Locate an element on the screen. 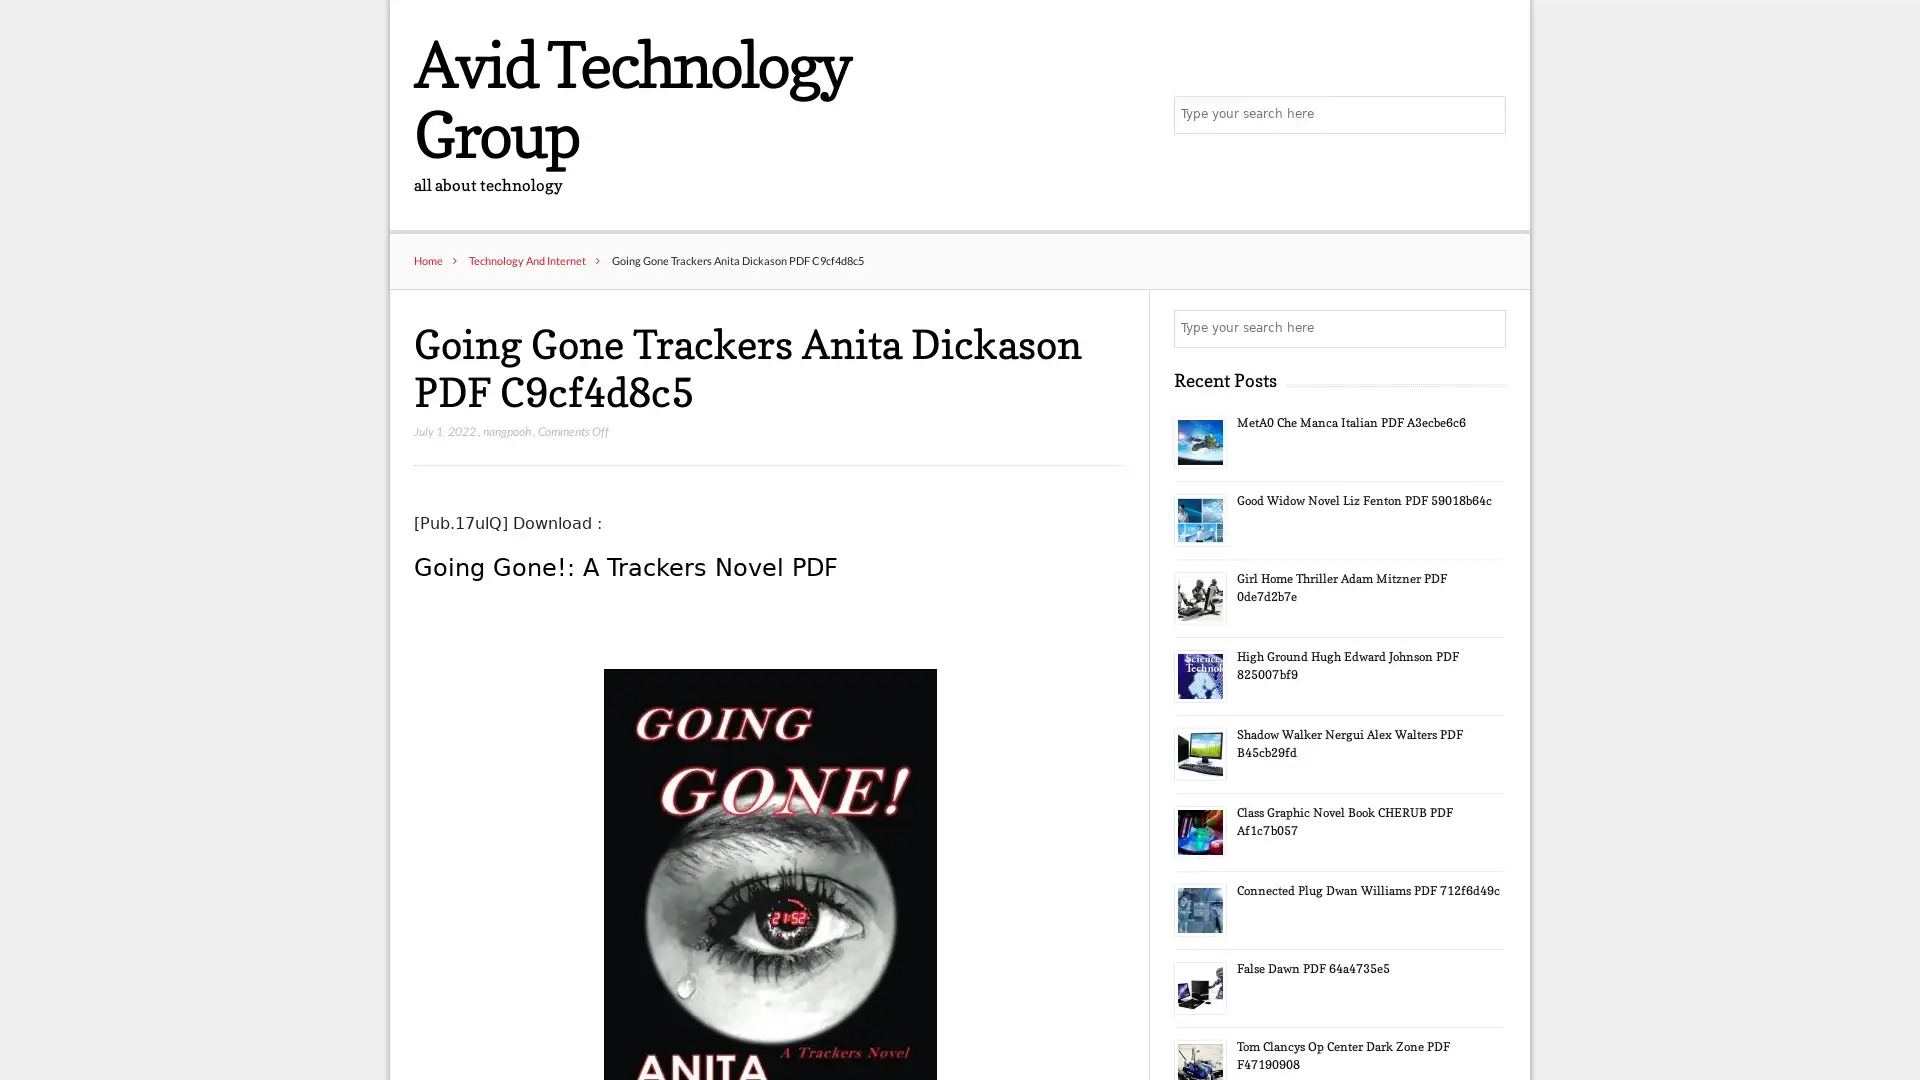  Search is located at coordinates (1485, 329).